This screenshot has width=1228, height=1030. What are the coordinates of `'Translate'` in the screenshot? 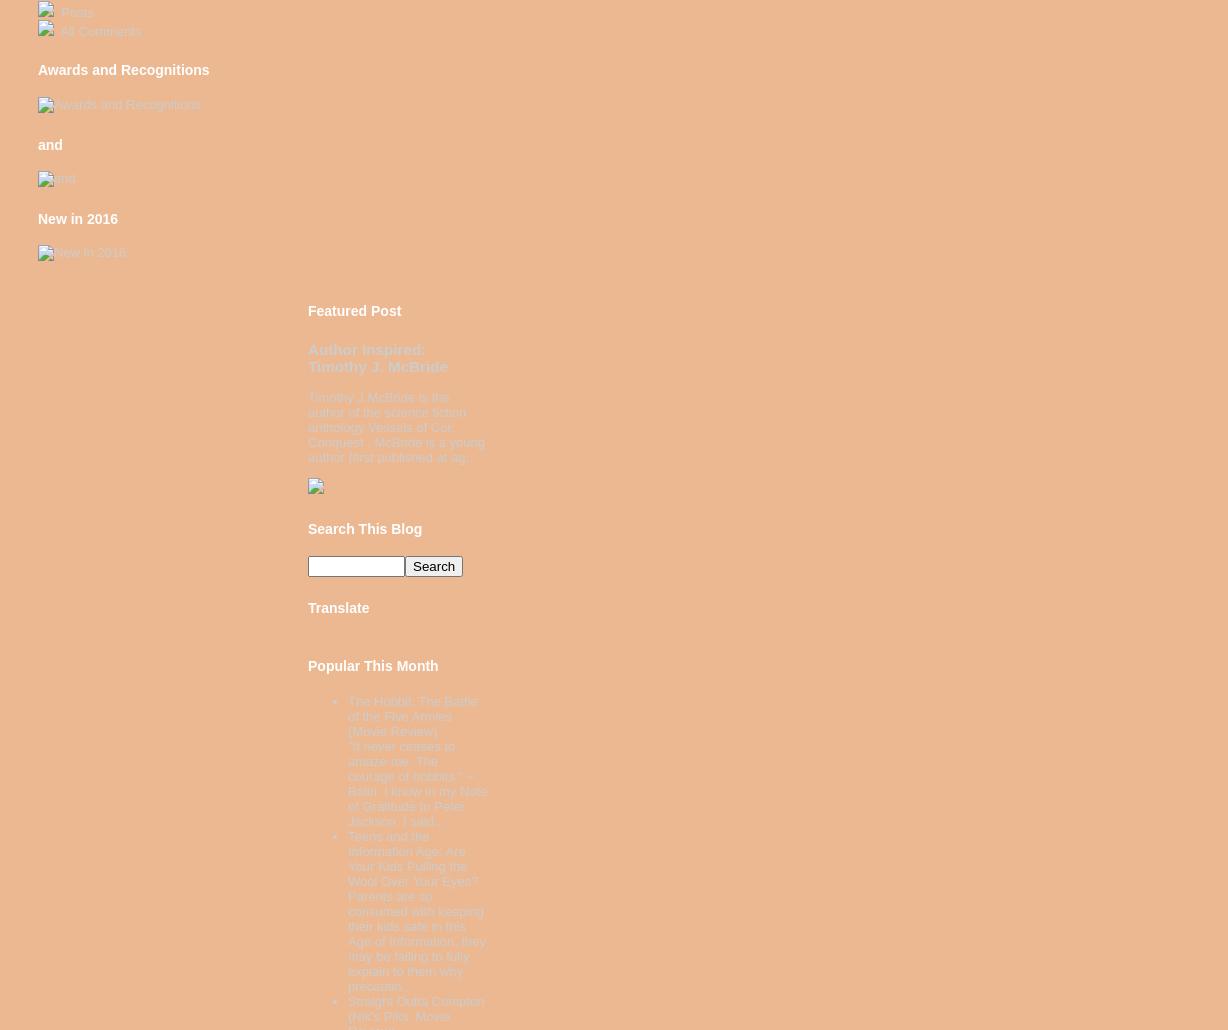 It's located at (338, 607).